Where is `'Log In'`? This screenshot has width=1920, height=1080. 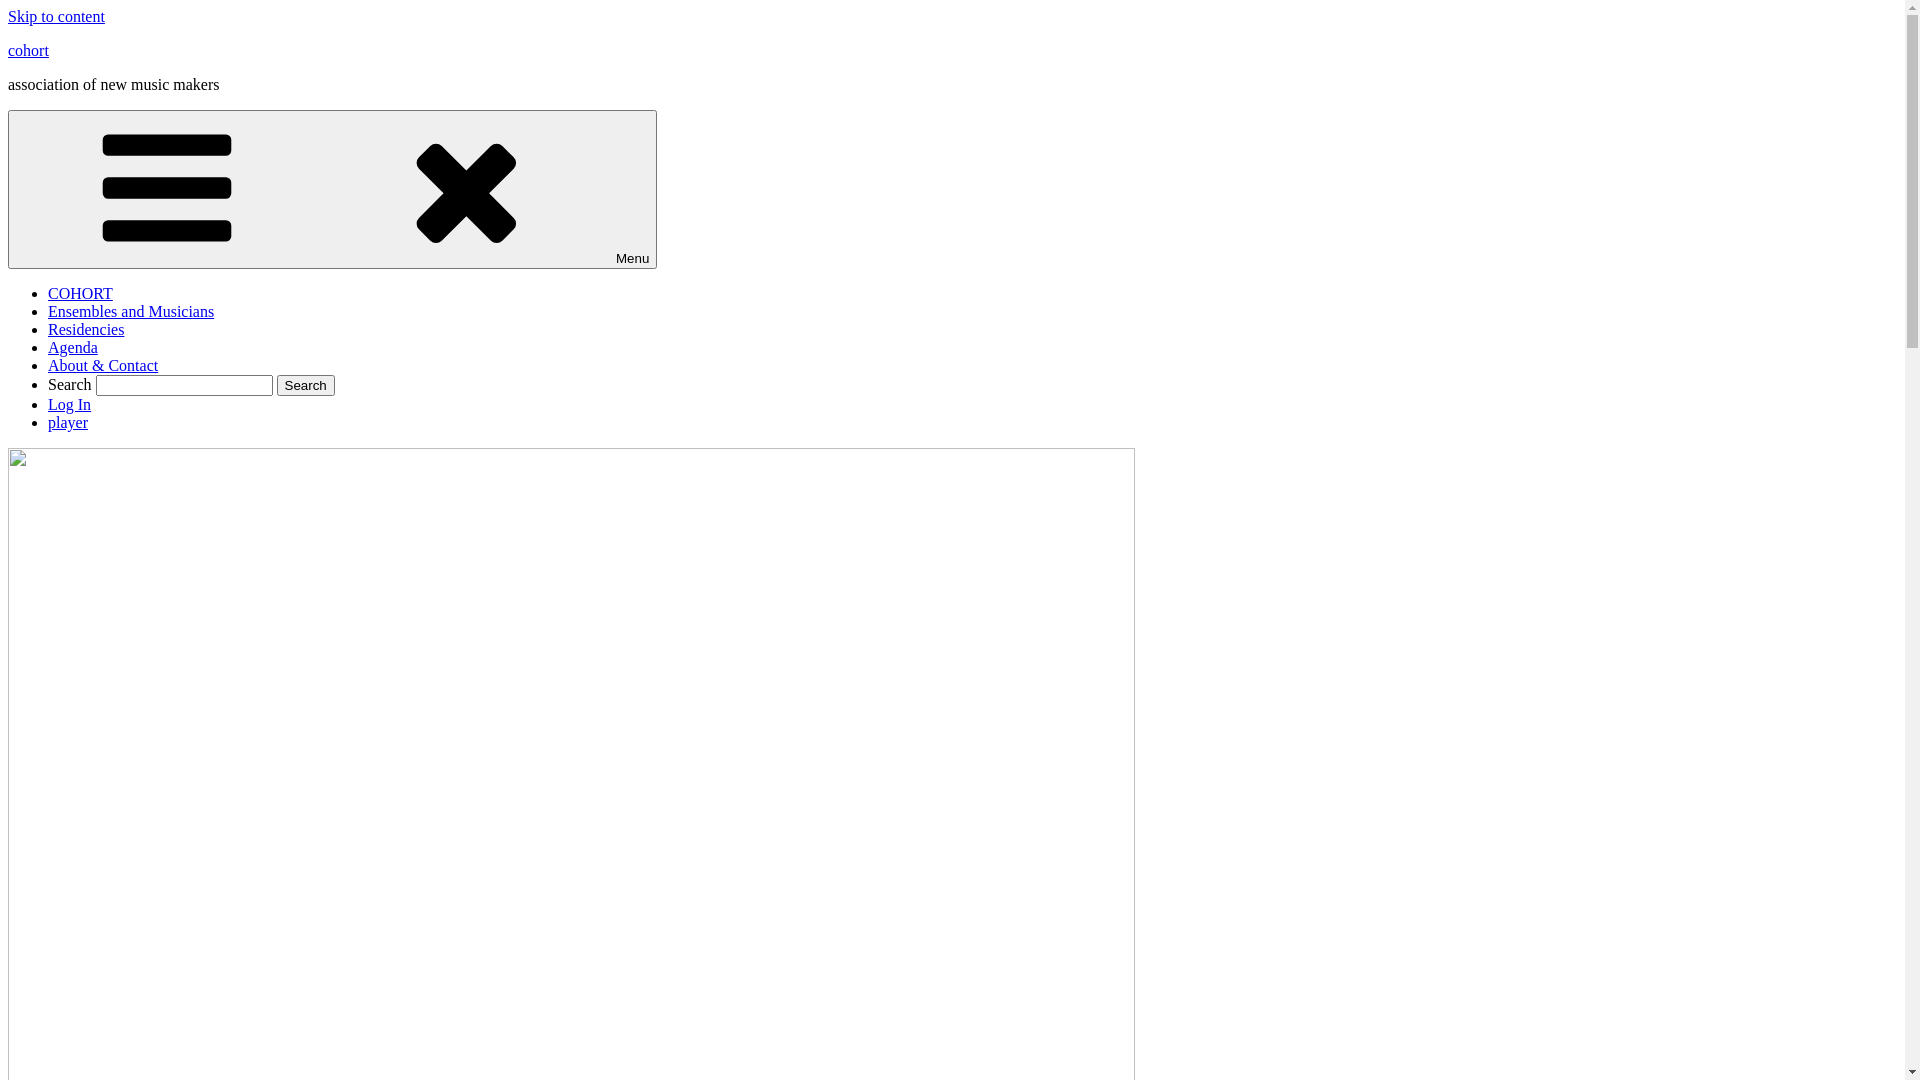 'Log In' is located at coordinates (69, 404).